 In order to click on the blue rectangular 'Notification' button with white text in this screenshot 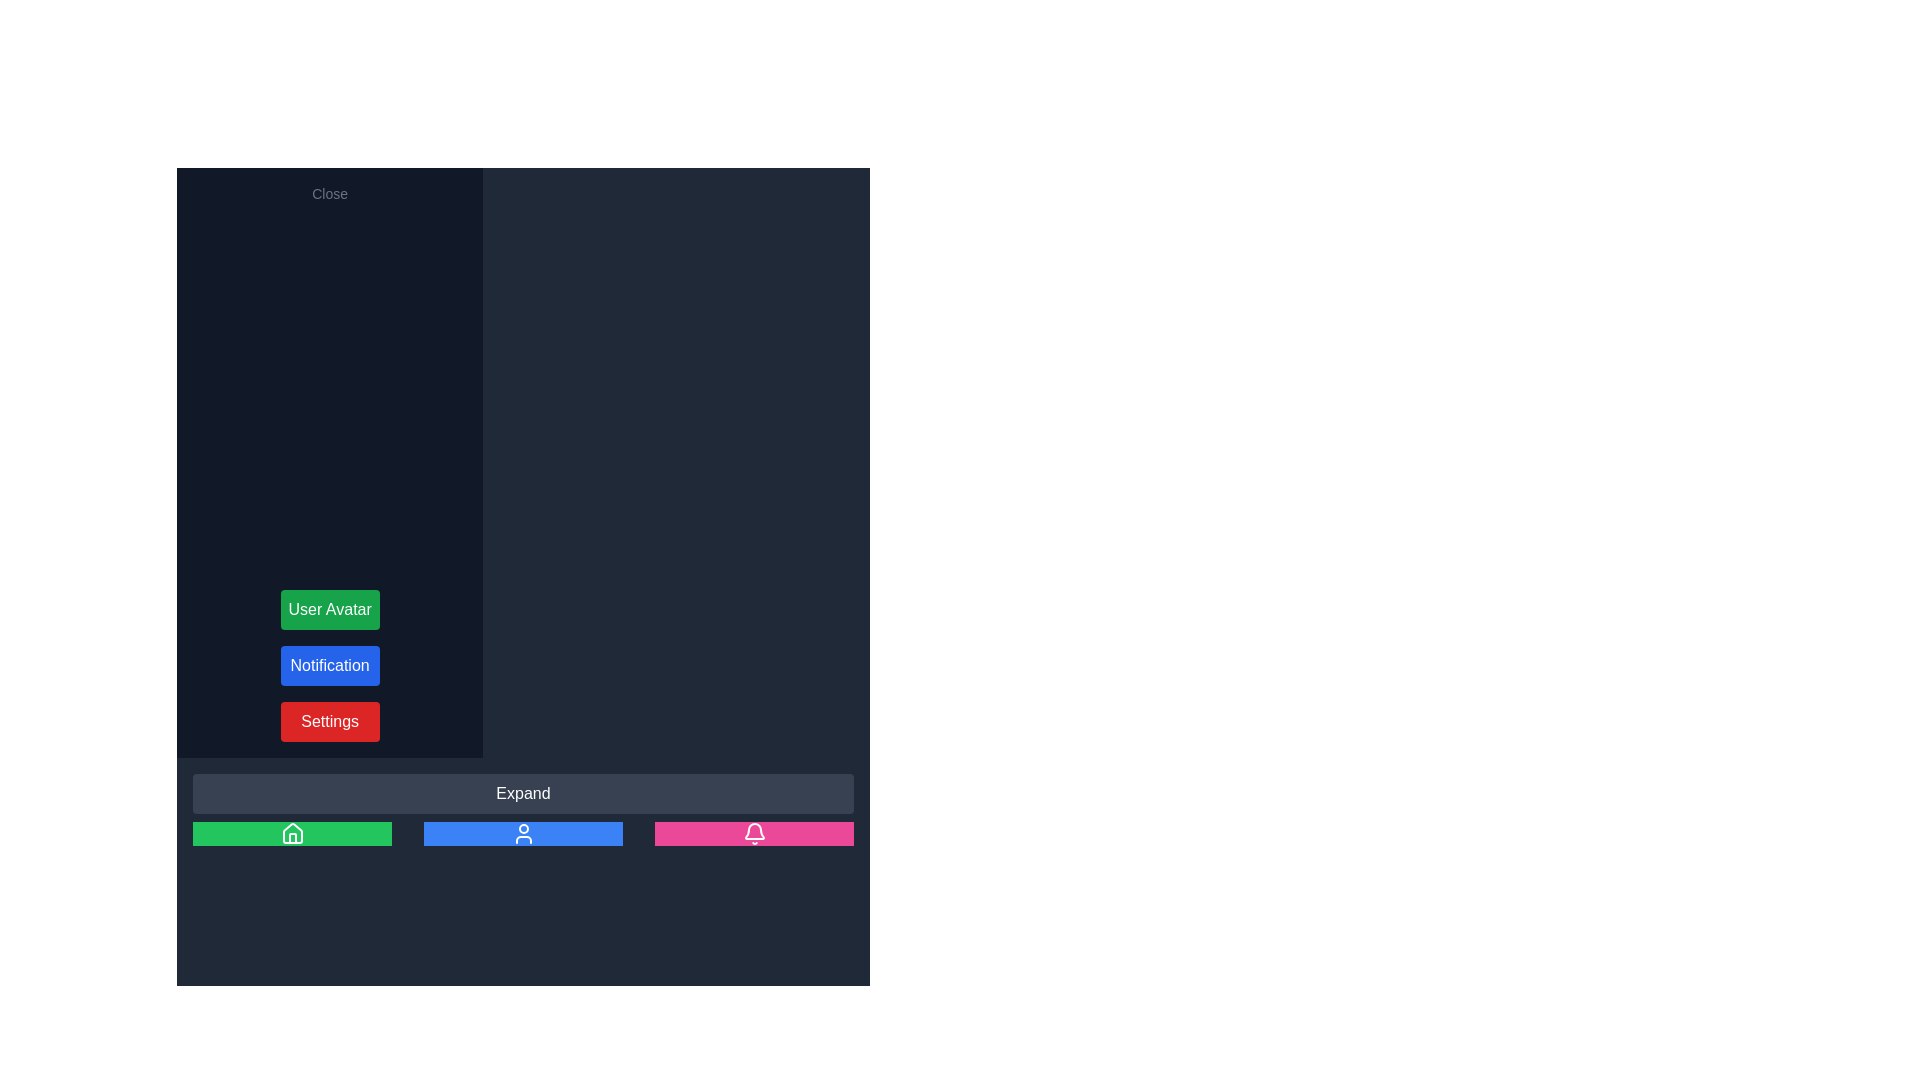, I will do `click(330, 666)`.